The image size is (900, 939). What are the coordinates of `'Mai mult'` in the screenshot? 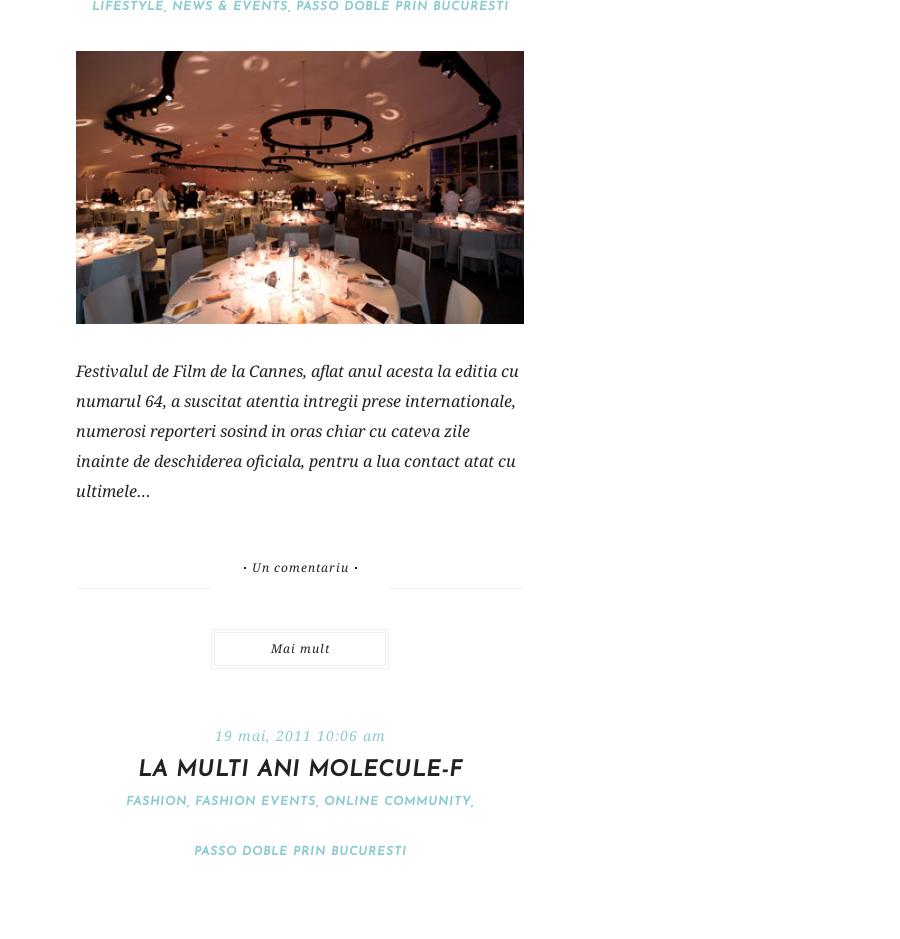 It's located at (298, 647).